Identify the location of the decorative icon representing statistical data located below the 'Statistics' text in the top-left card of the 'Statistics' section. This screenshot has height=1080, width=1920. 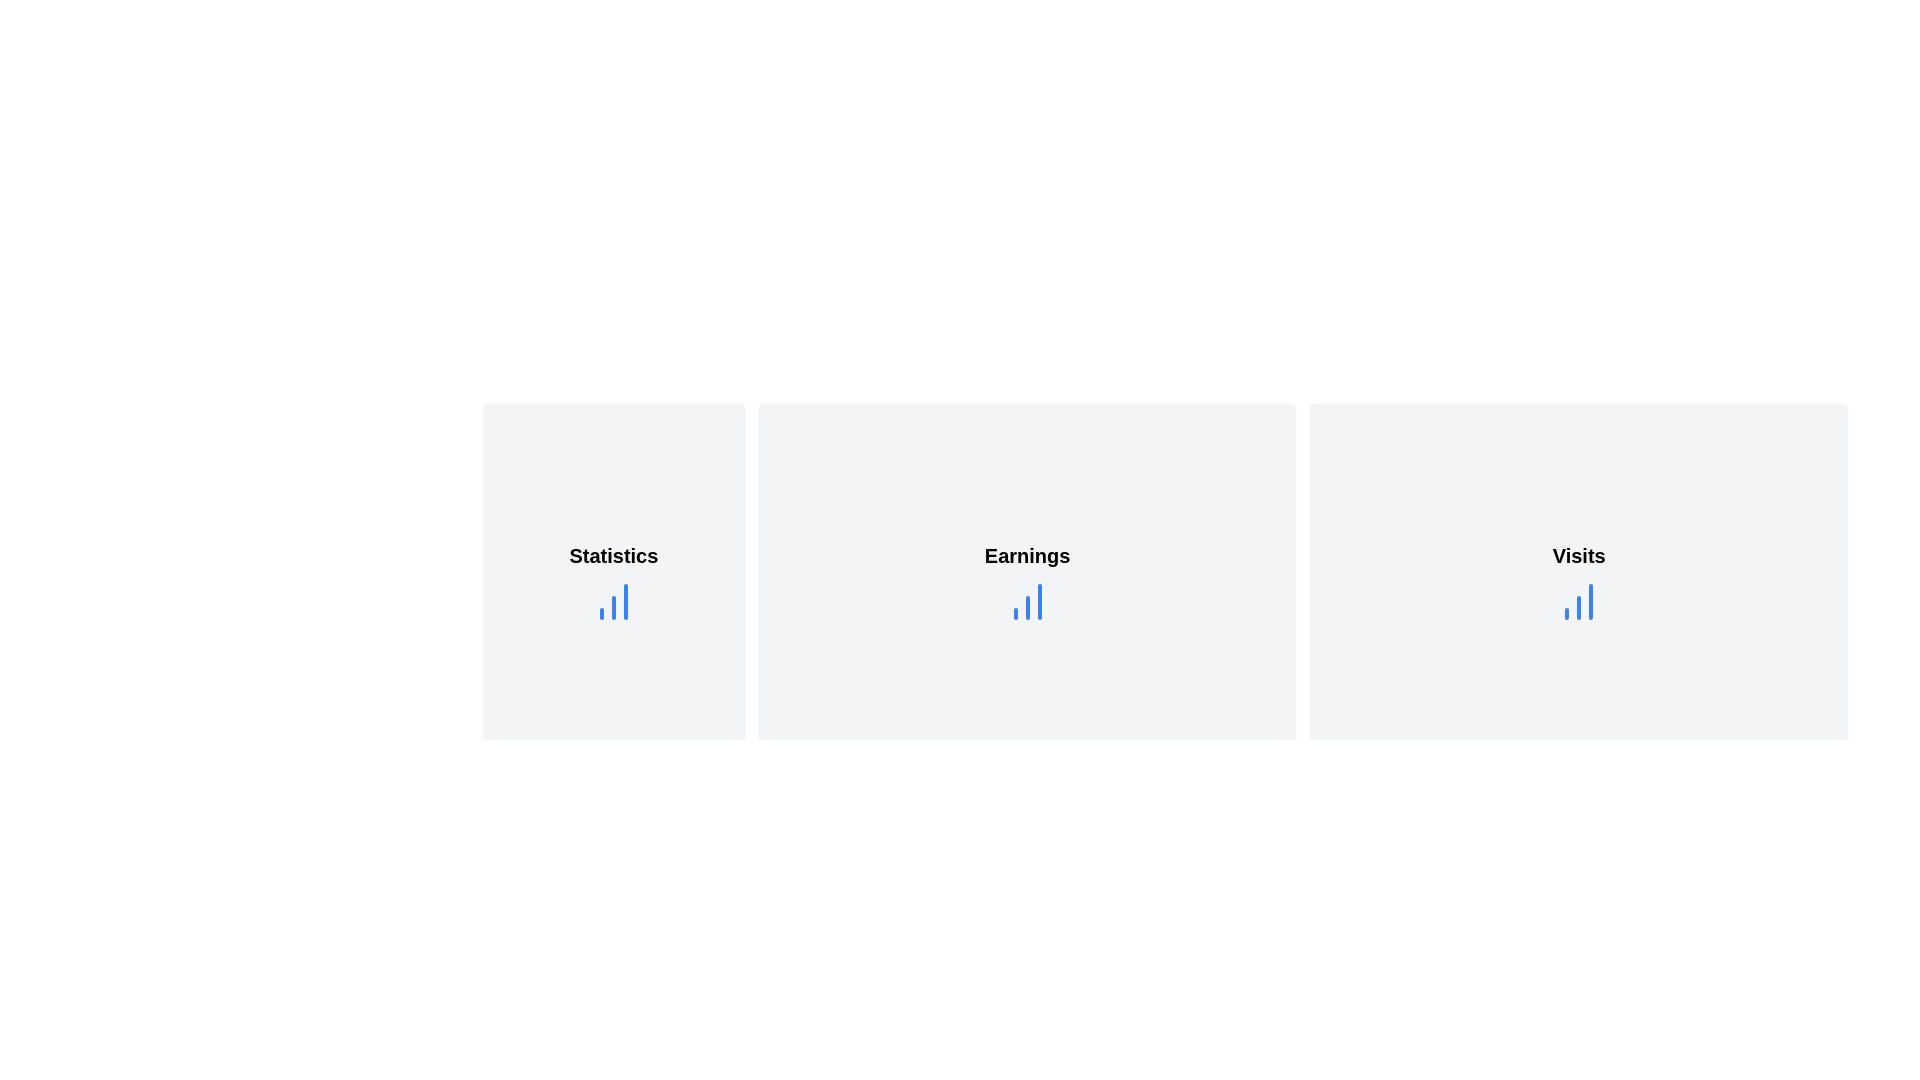
(612, 600).